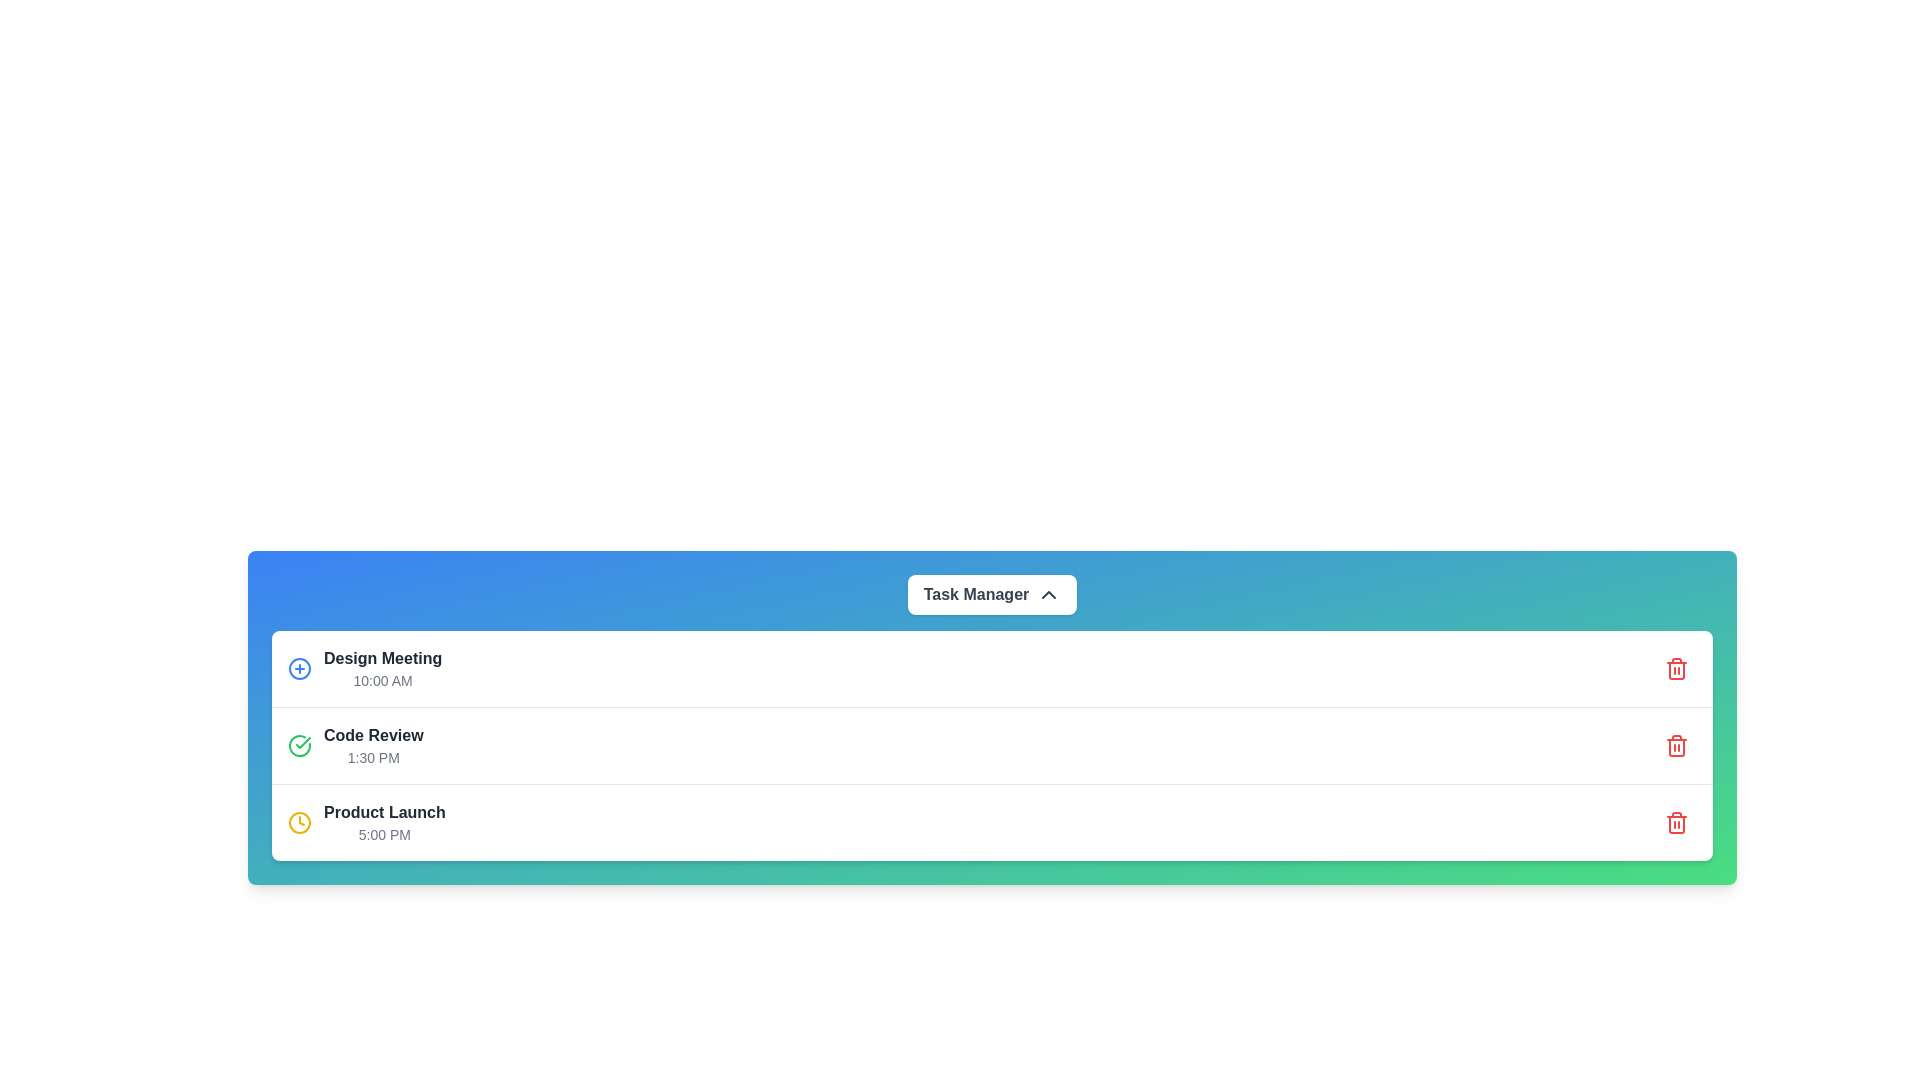  Describe the element at coordinates (1676, 822) in the screenshot. I see `the circular delete button with a red border and a trash can icon located at the far right of the 'Product Launch 5:00 PM' row` at that location.